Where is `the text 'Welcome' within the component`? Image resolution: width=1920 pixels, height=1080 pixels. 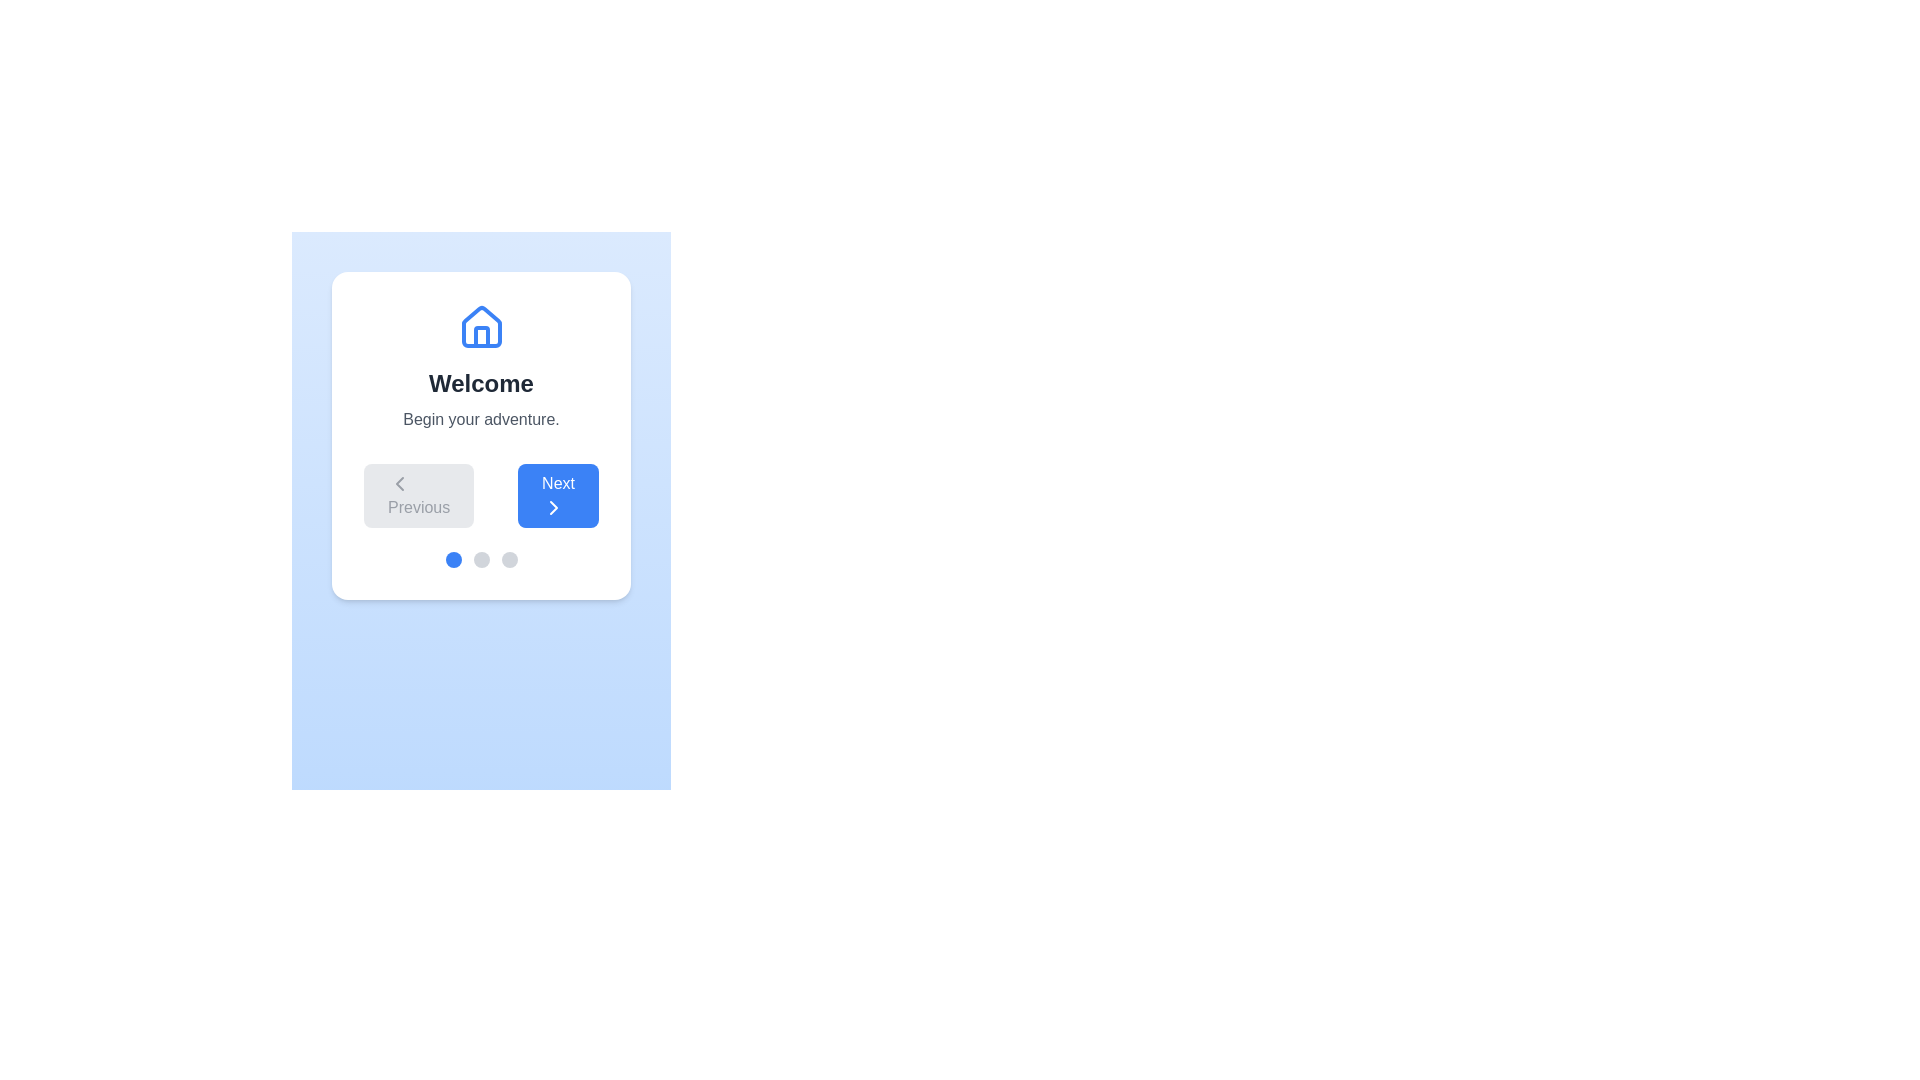
the text 'Welcome' within the component is located at coordinates (481, 384).